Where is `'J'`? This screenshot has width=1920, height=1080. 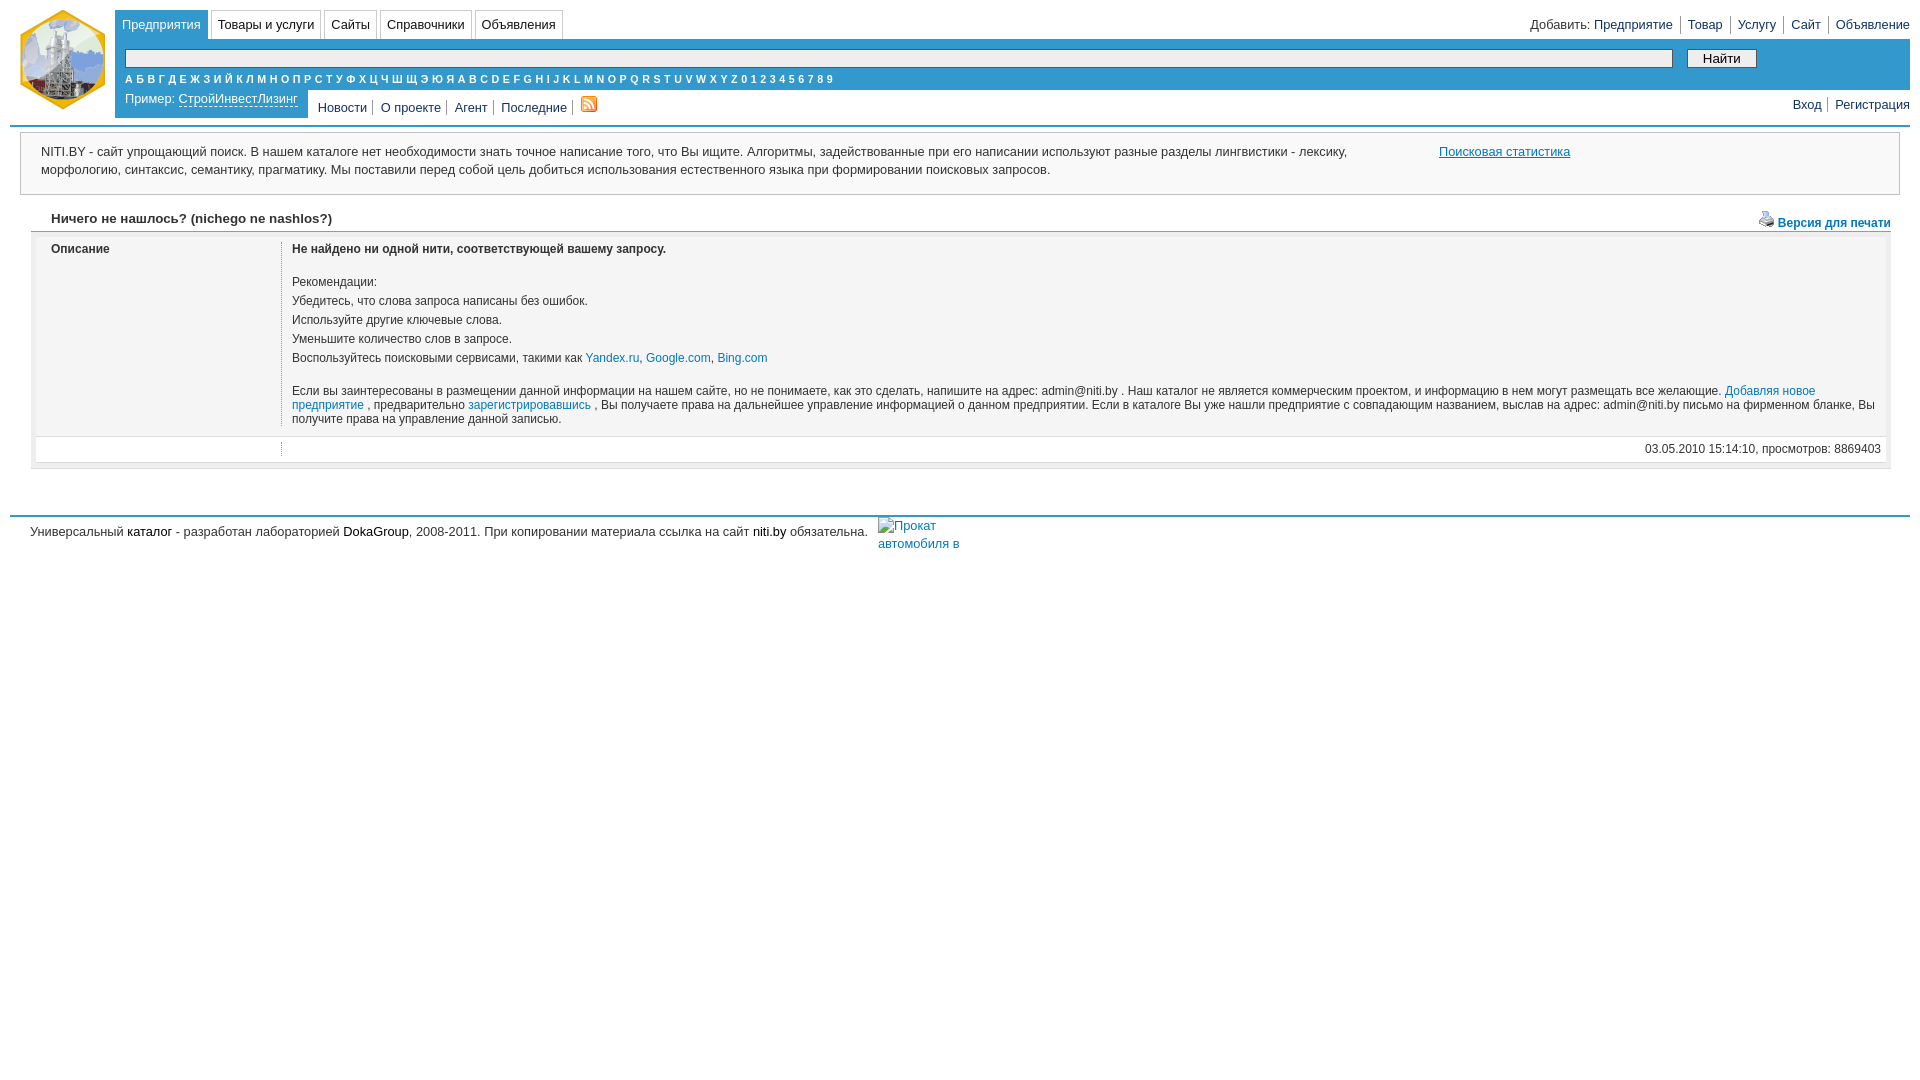 'J' is located at coordinates (556, 77).